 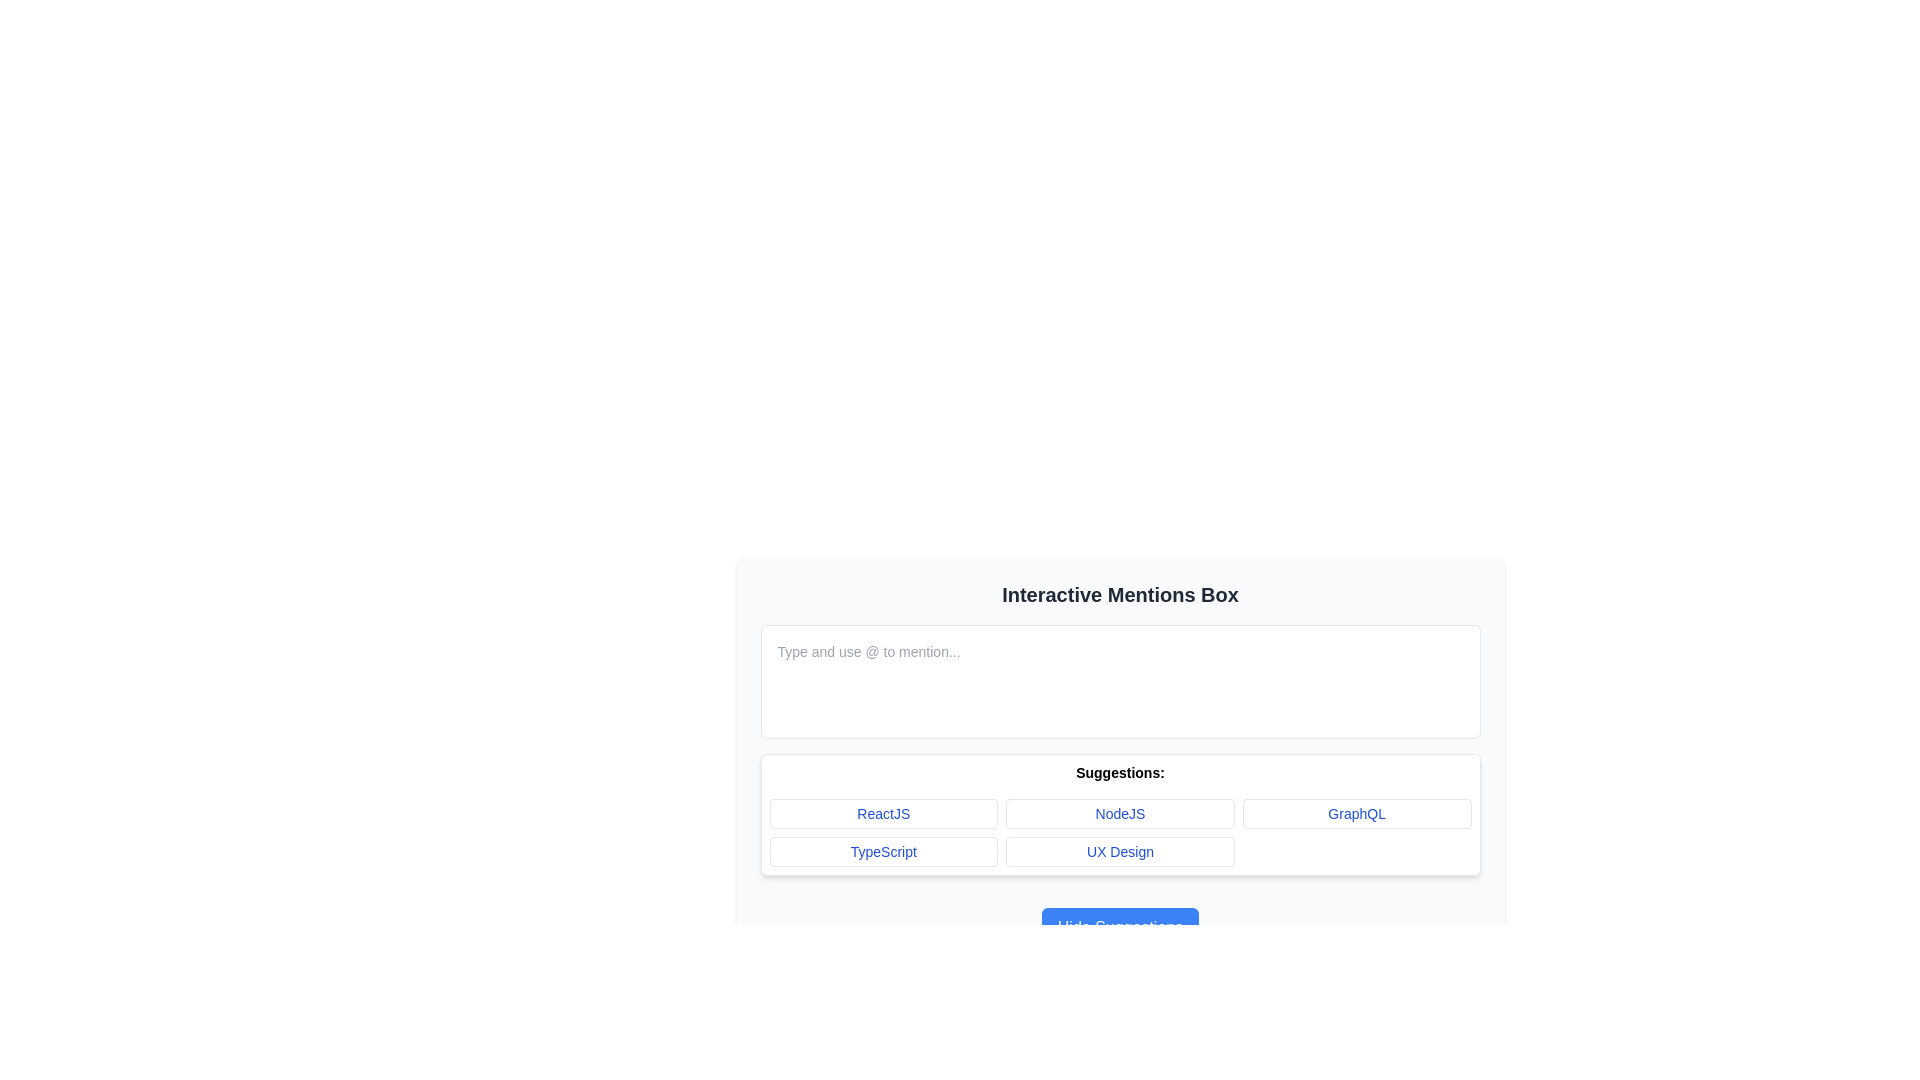 I want to click on the 'ReactJS' button, which is a rectangular button with blue text on a white background, located in the 'Suggestions' grid layout, so click(x=882, y=813).